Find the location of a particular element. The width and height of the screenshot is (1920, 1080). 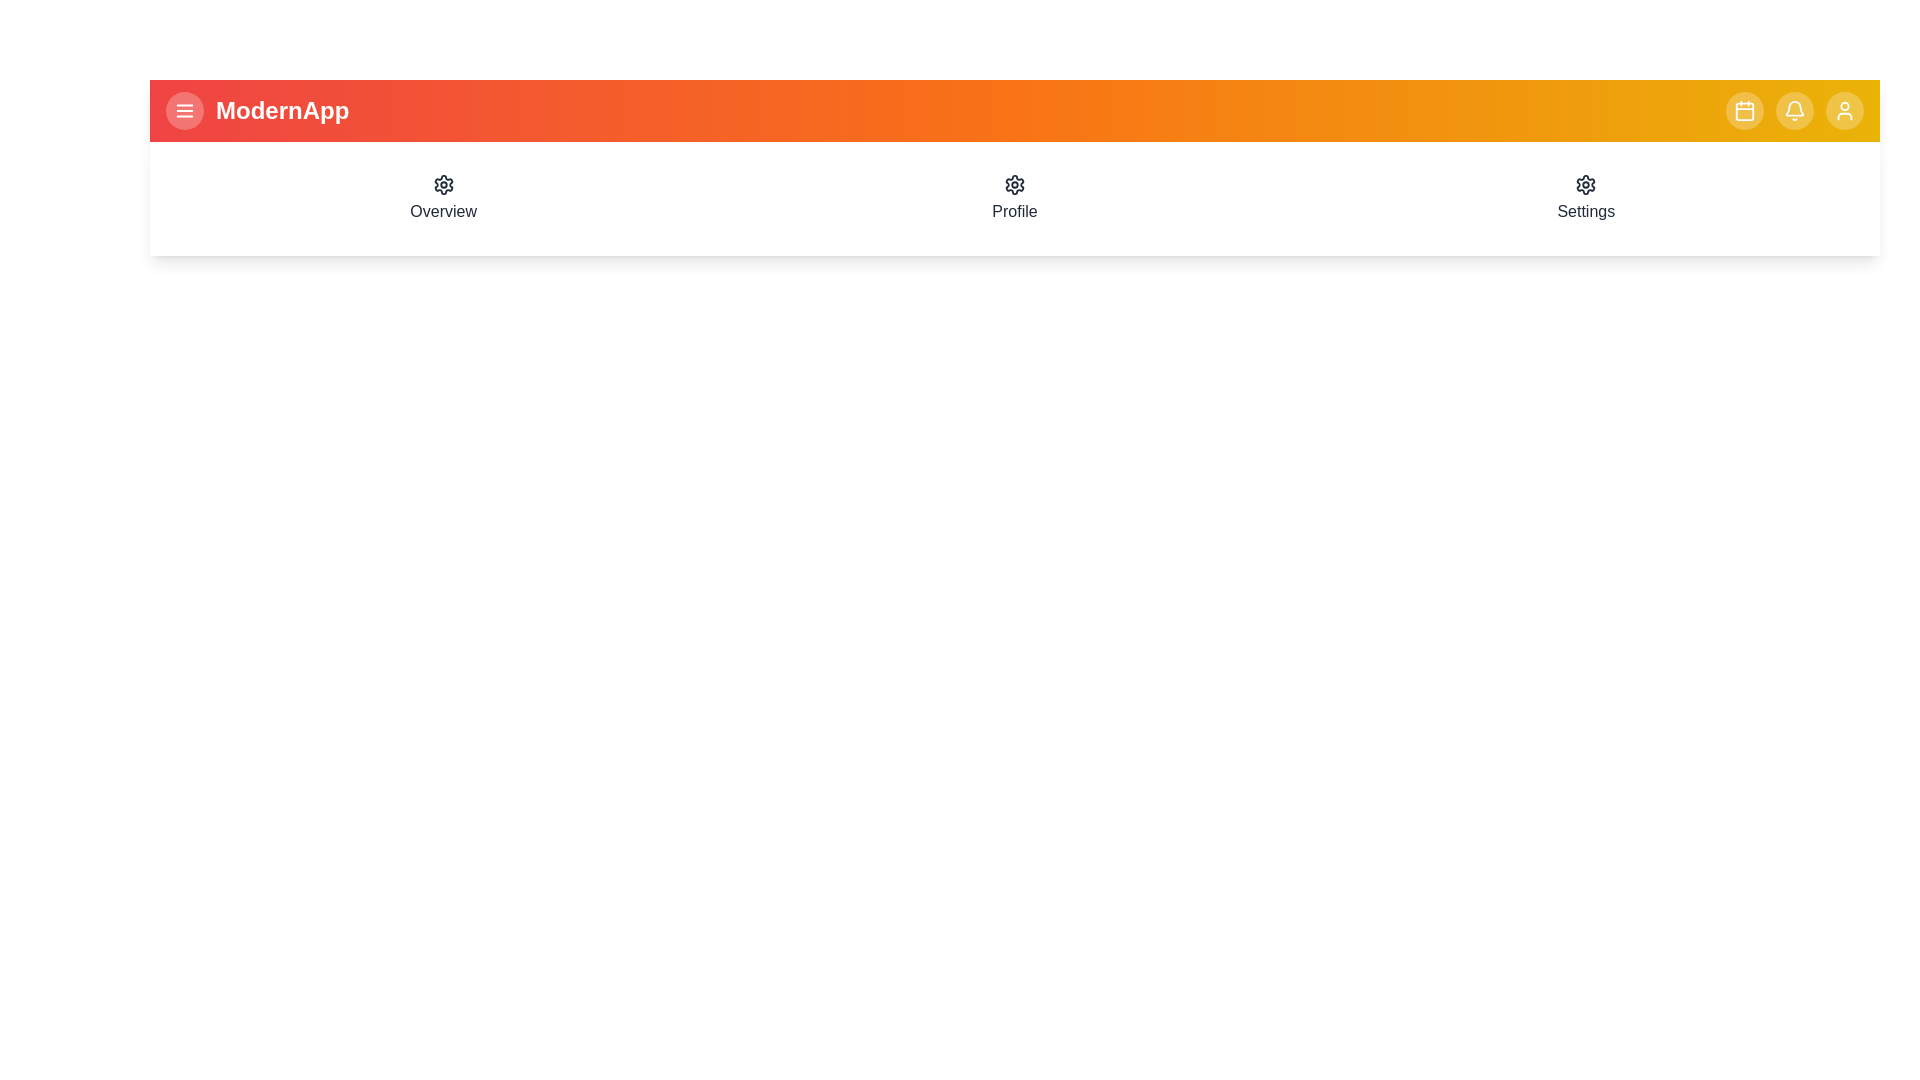

menu icon to toggle the navigation menu is located at coordinates (185, 111).